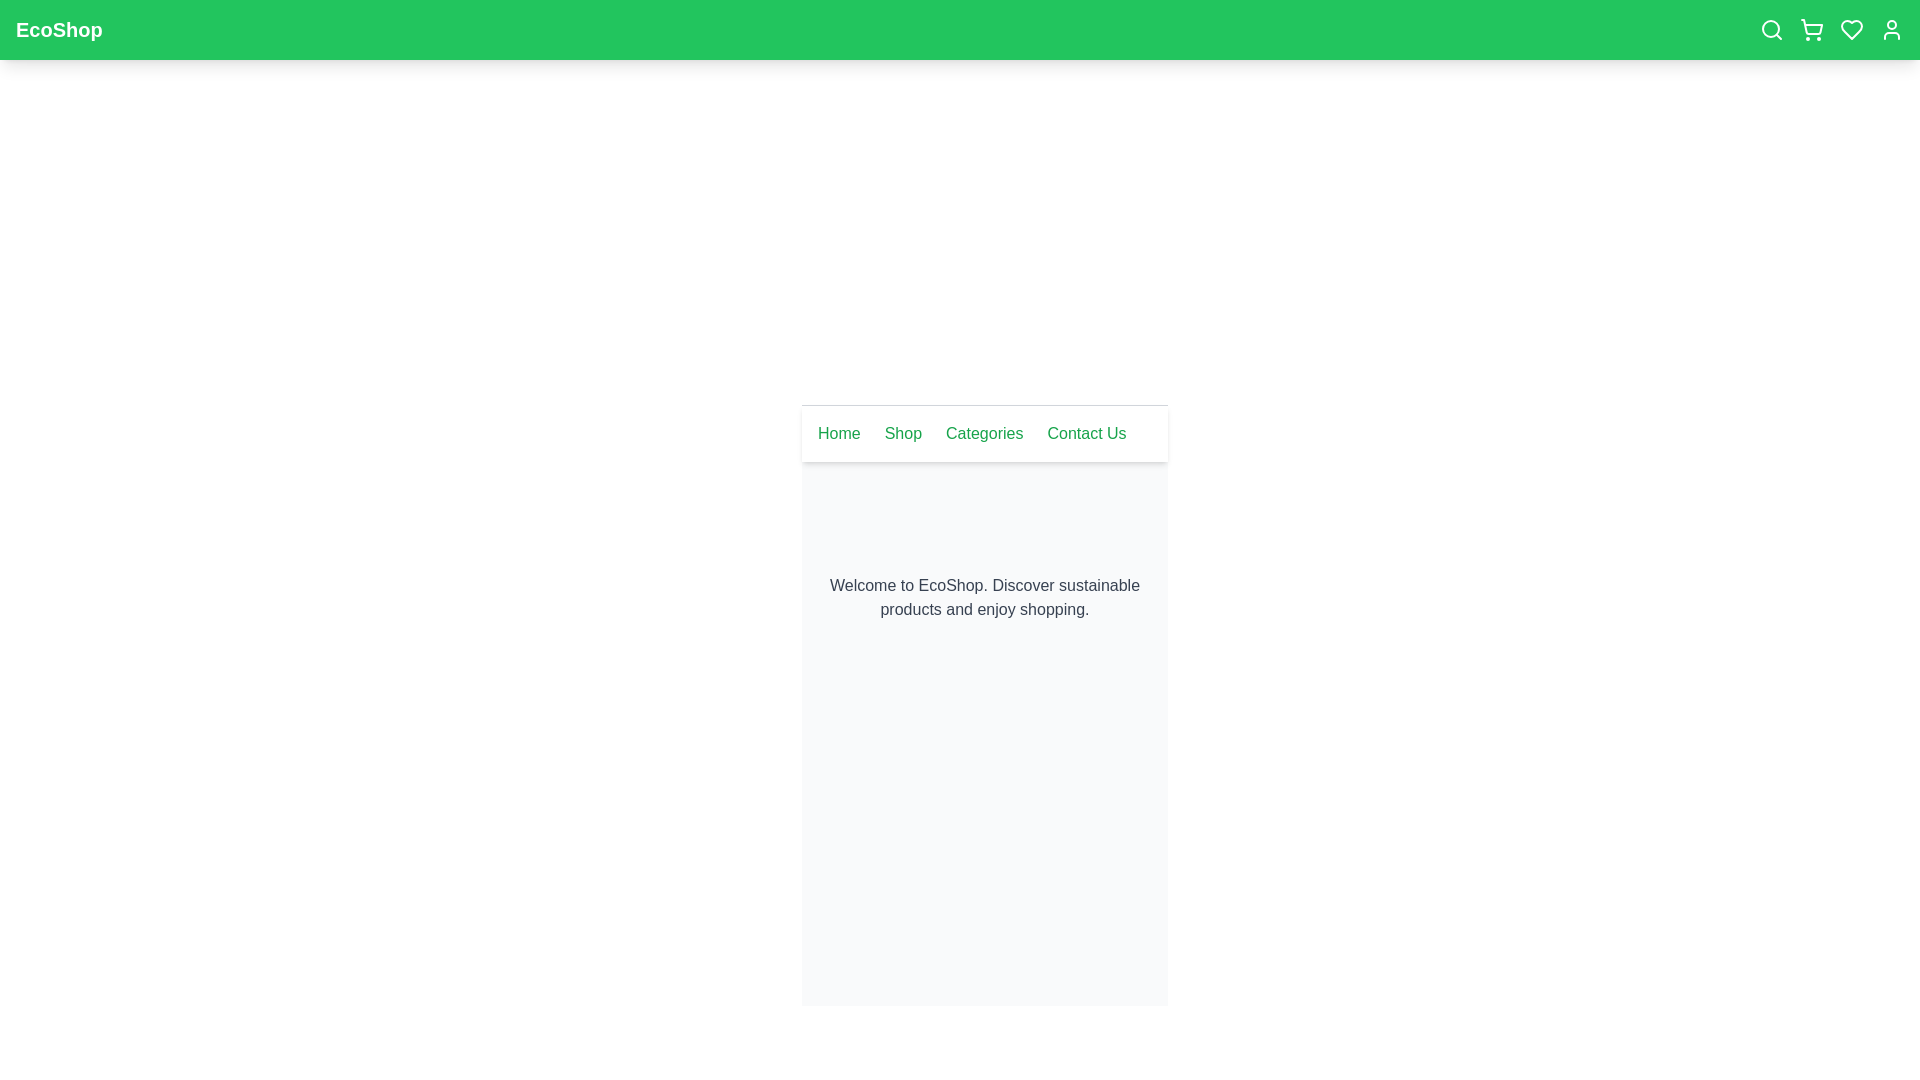 The width and height of the screenshot is (1920, 1080). I want to click on the user icon to view the user profile, so click(1890, 30).